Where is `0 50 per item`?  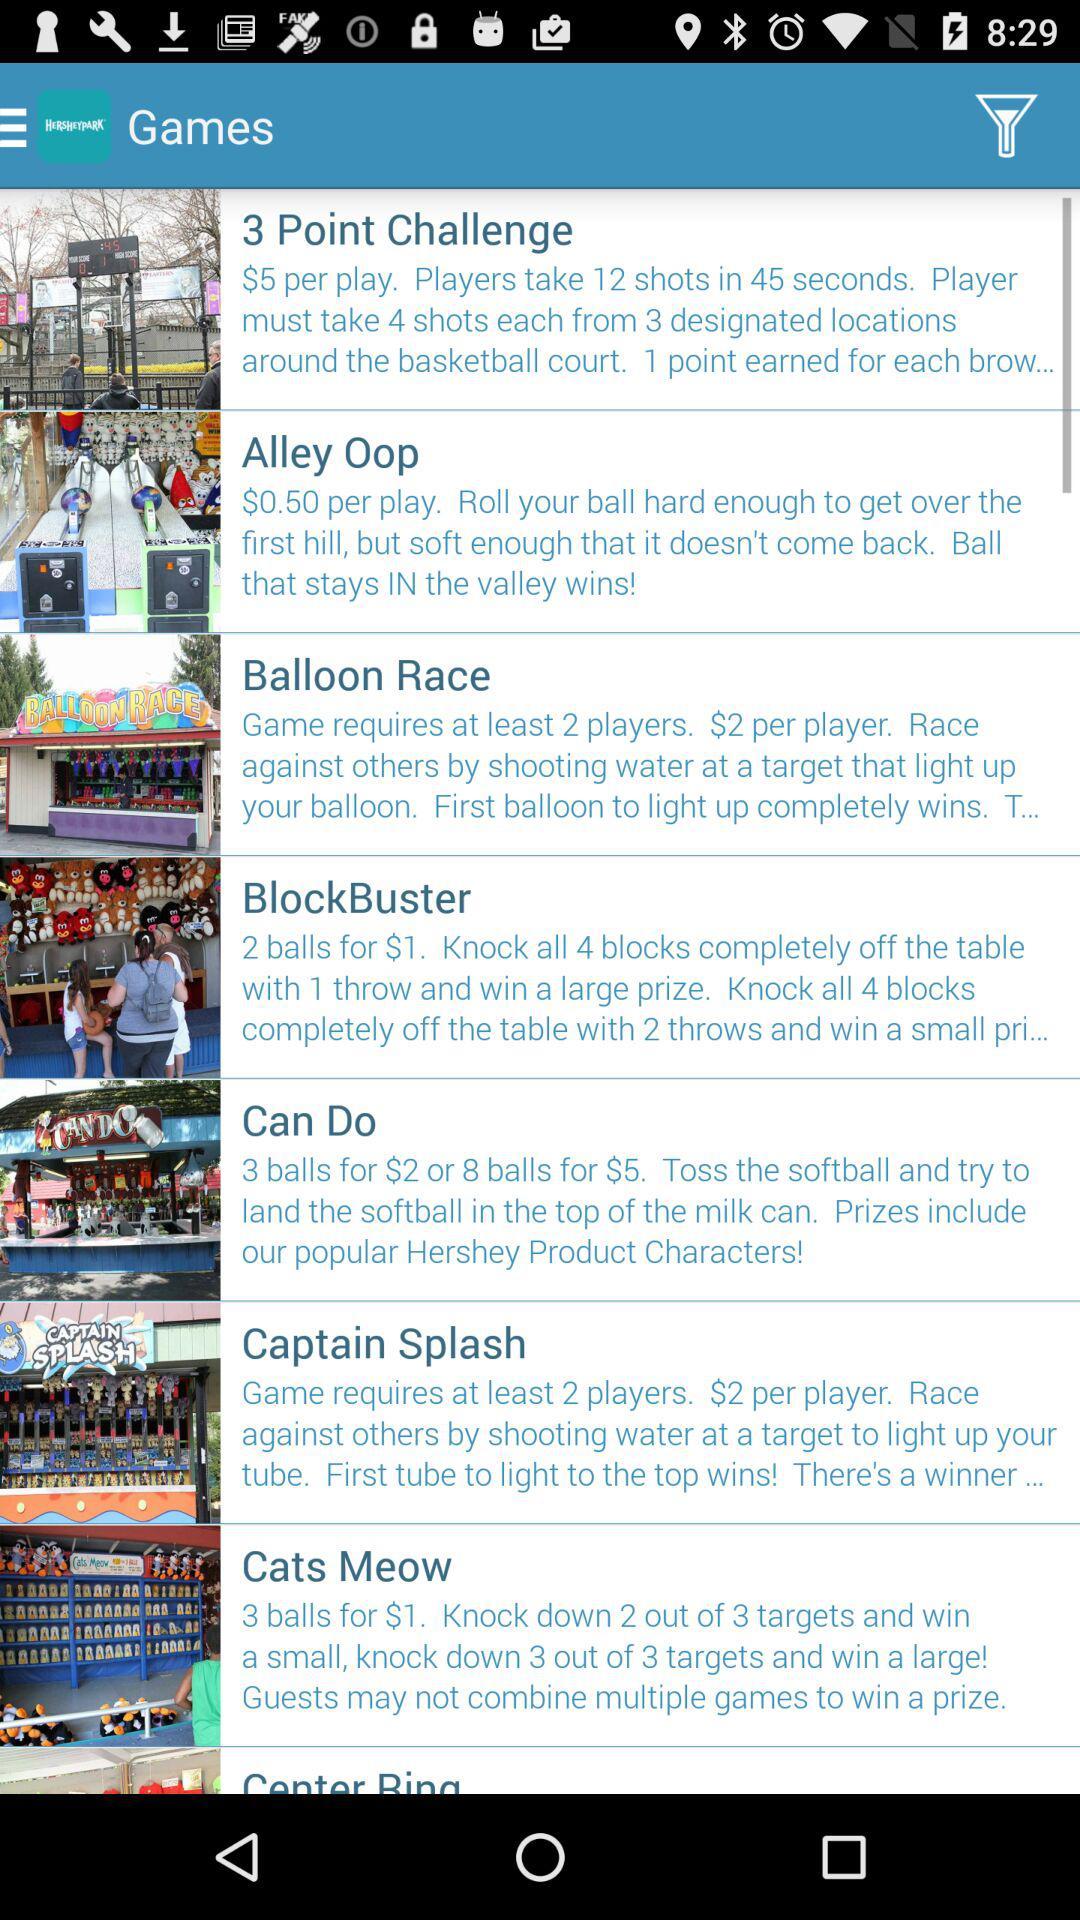
0 50 per item is located at coordinates (650, 550).